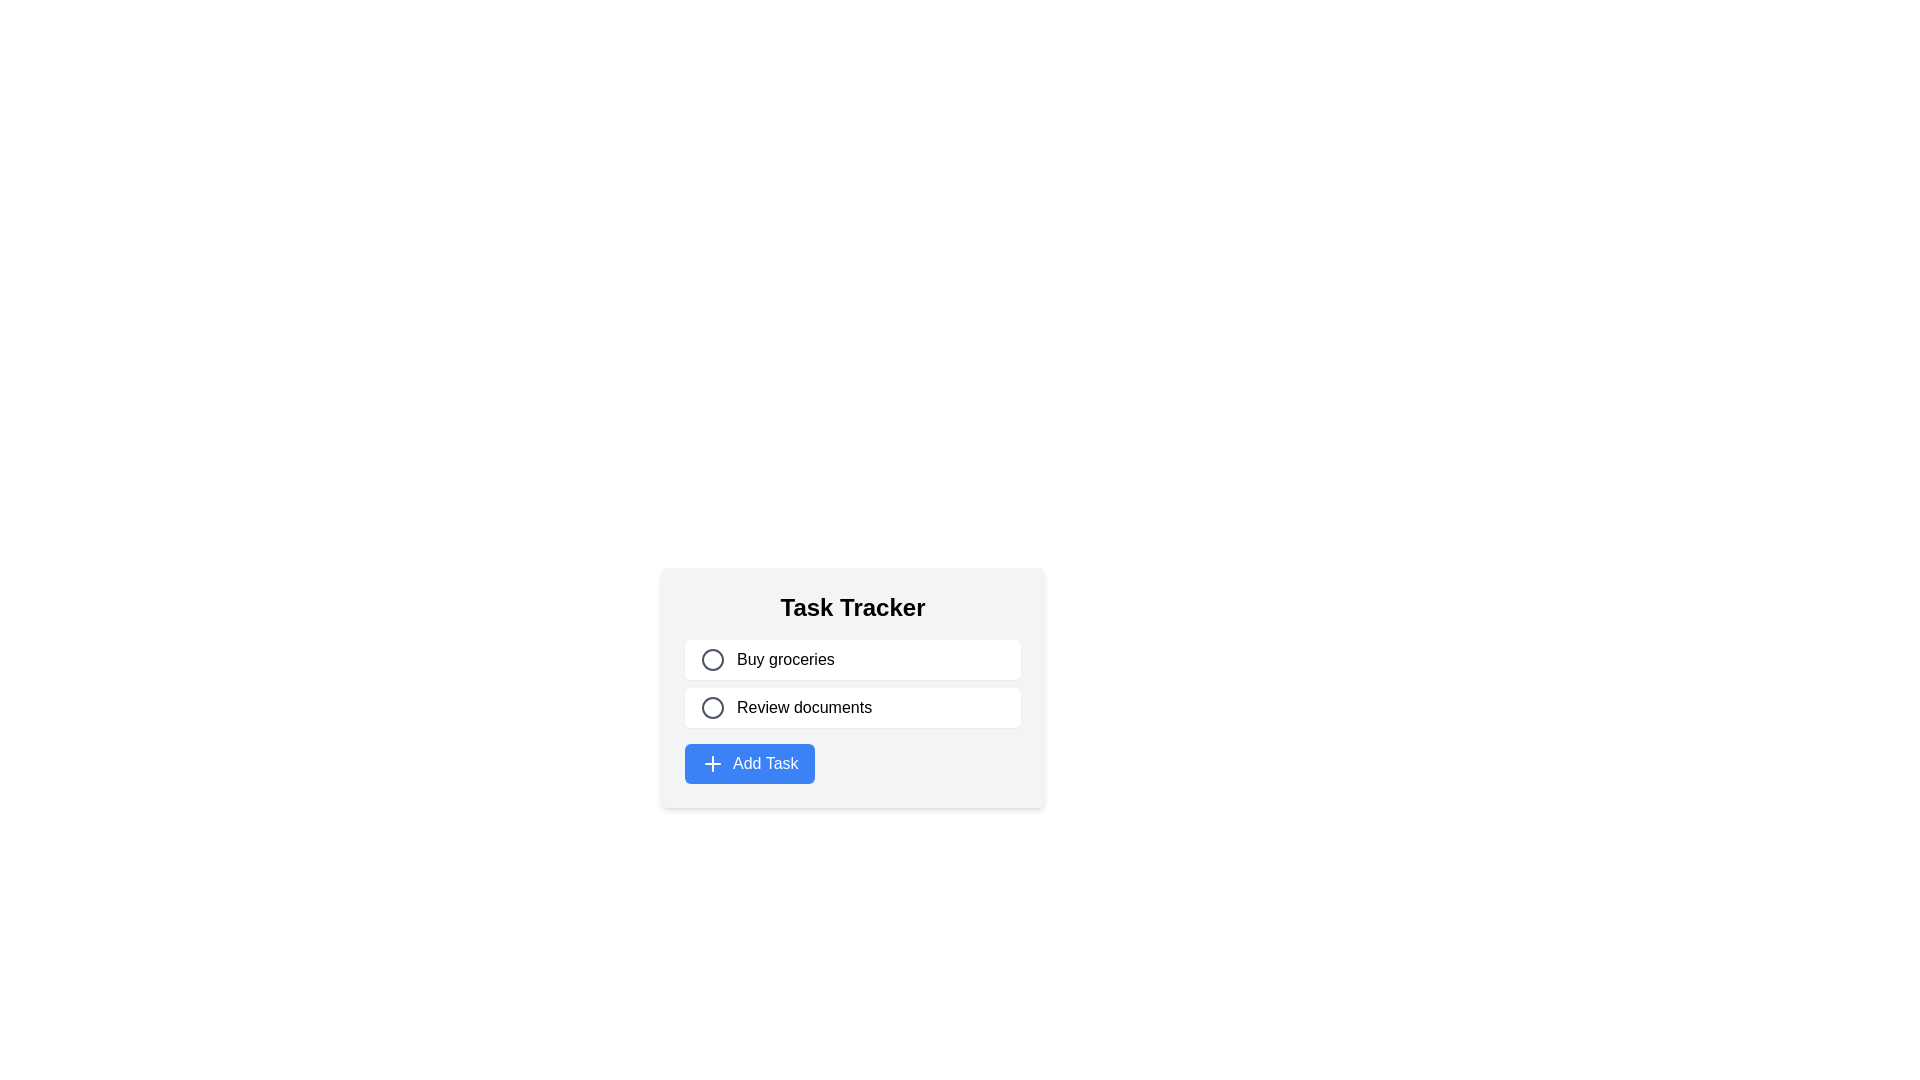 The width and height of the screenshot is (1920, 1080). I want to click on the second item in the Task Tracker list, which is labeled 'Review documents', so click(853, 682).